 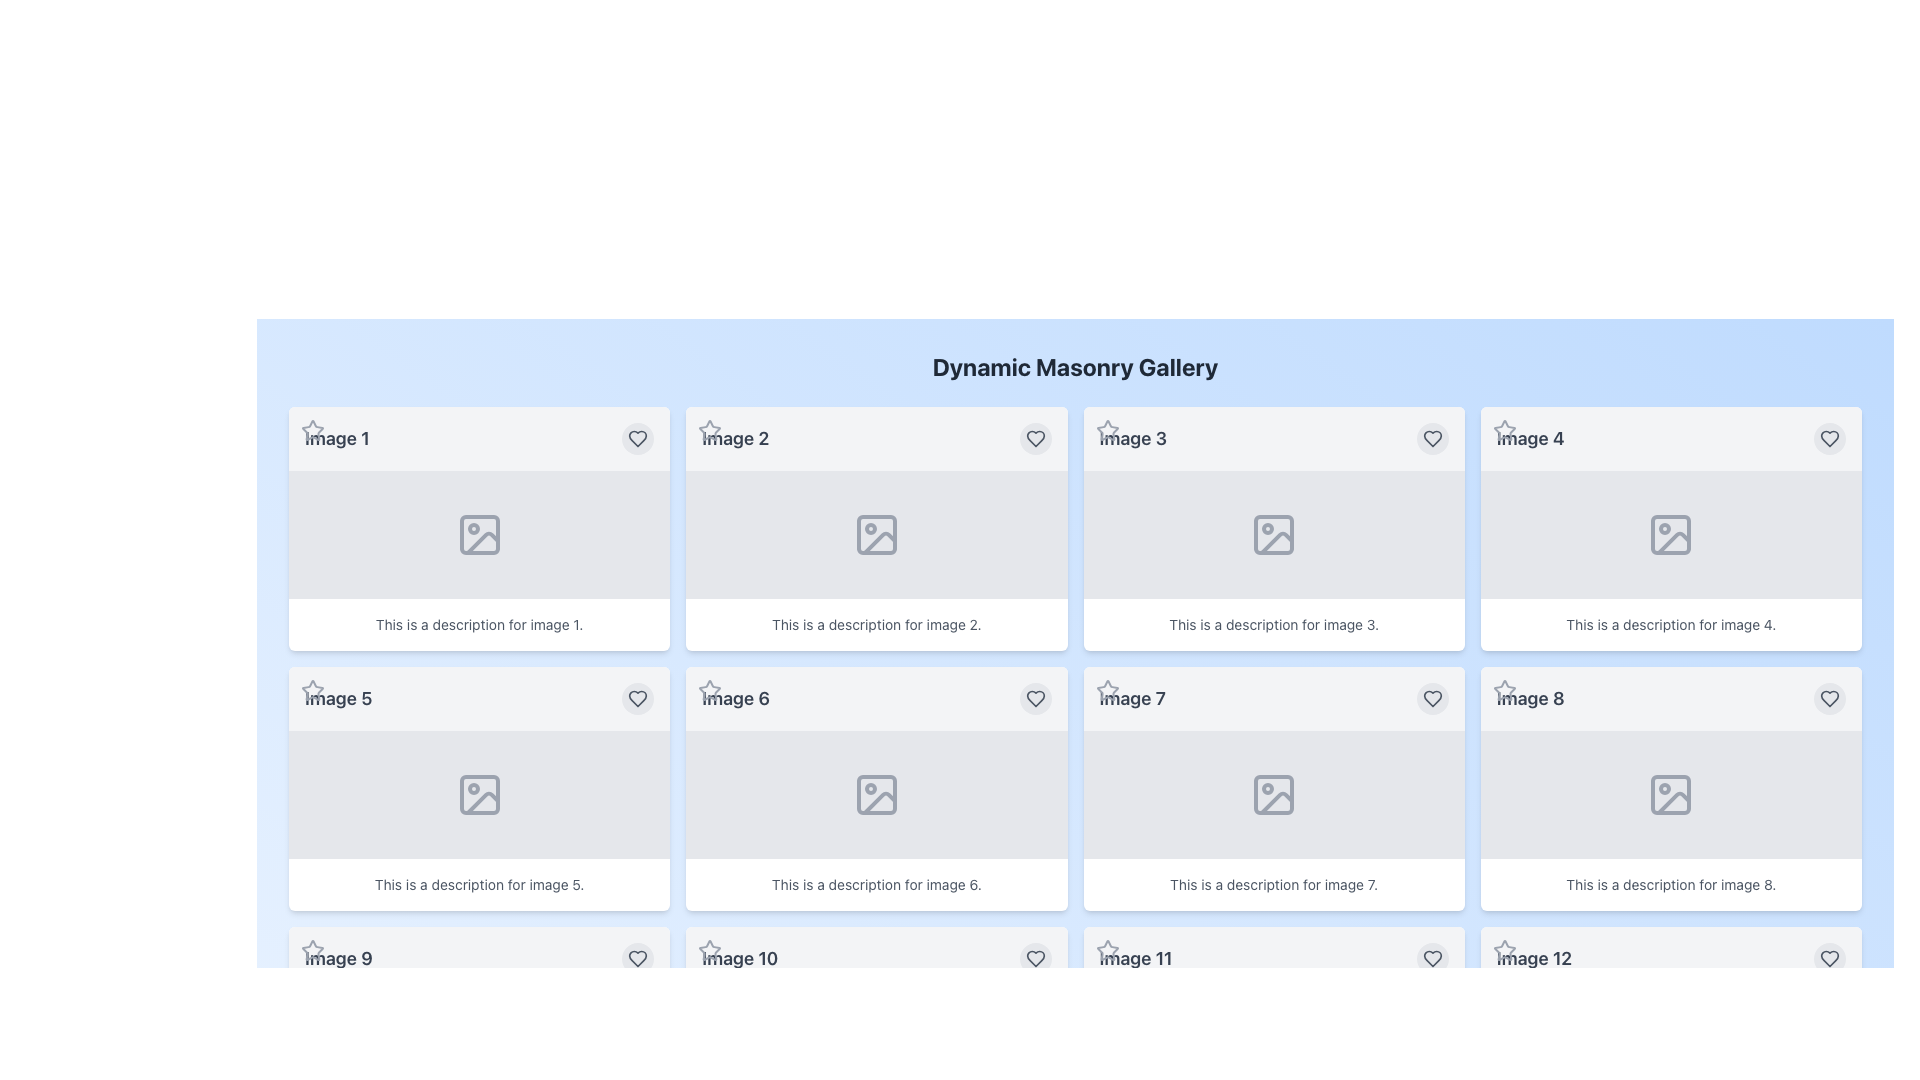 I want to click on the circular button with a gray background and heart icon located in the top right corner of the card labeled 'Image 4' to like or favorite, so click(x=1829, y=438).